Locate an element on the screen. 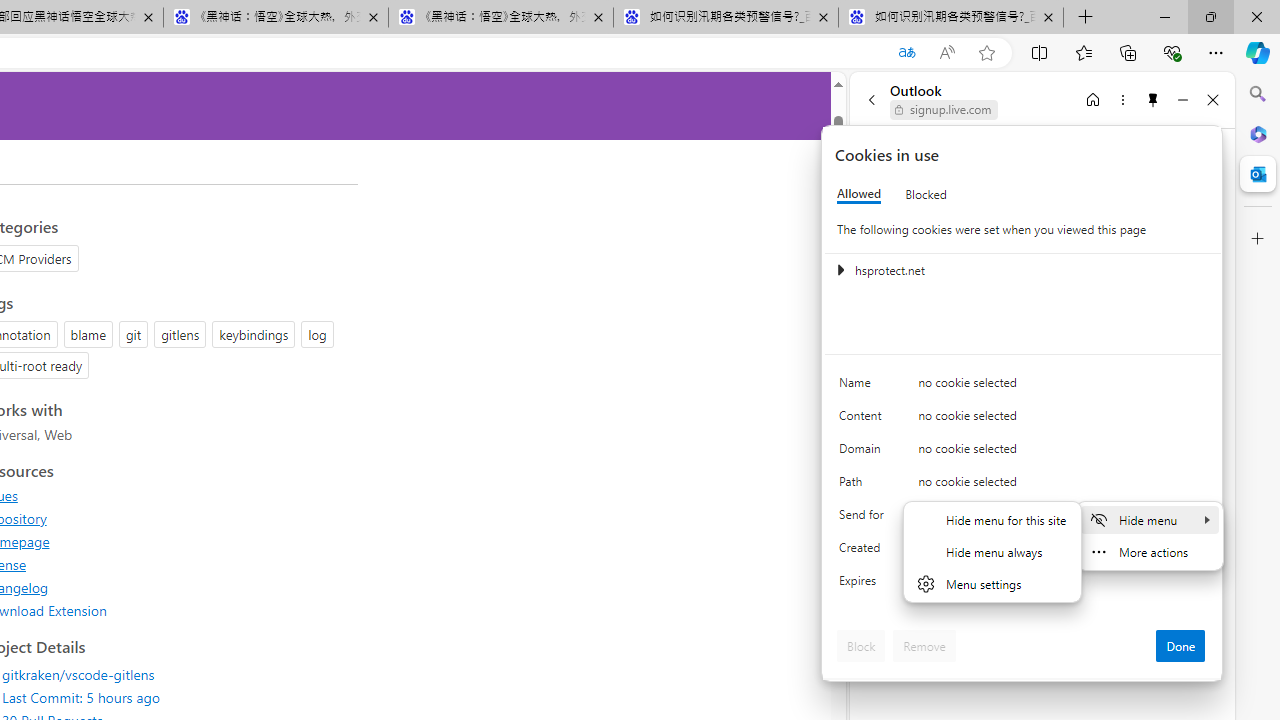  'Allowed' is located at coordinates (859, 194).